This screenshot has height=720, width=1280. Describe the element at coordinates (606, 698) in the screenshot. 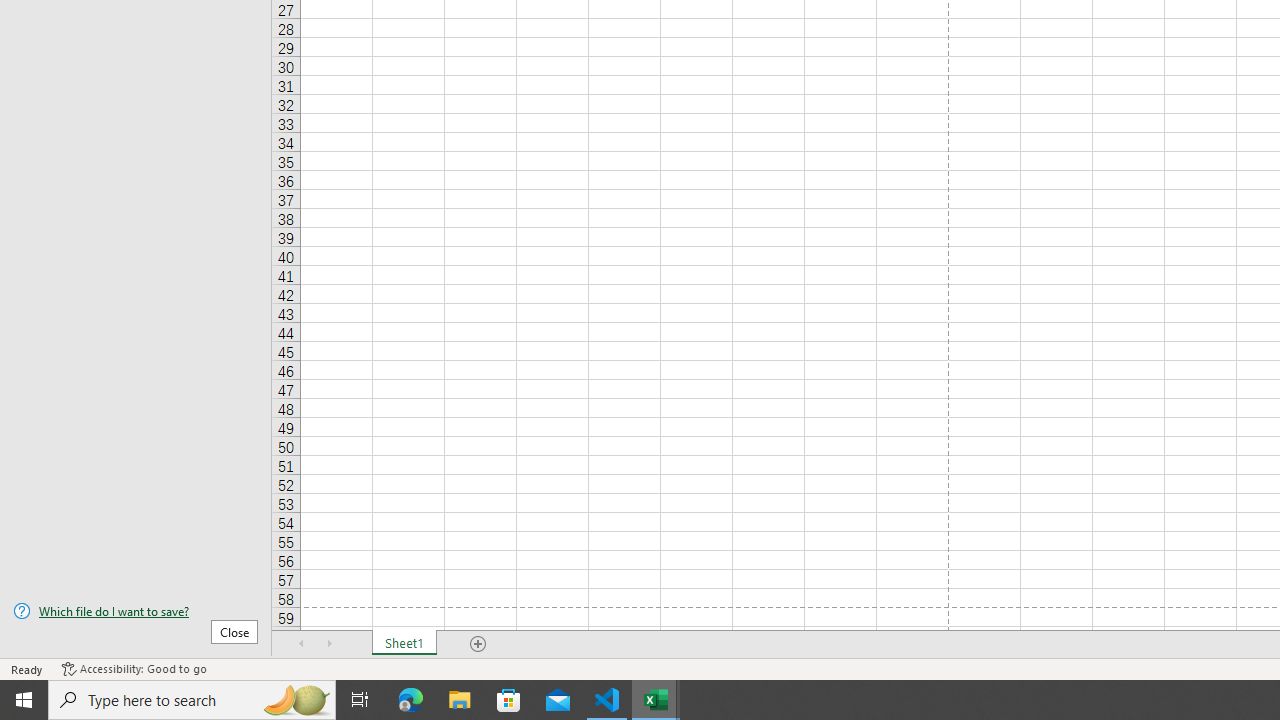

I see `'Visual Studio Code - 1 running window'` at that location.